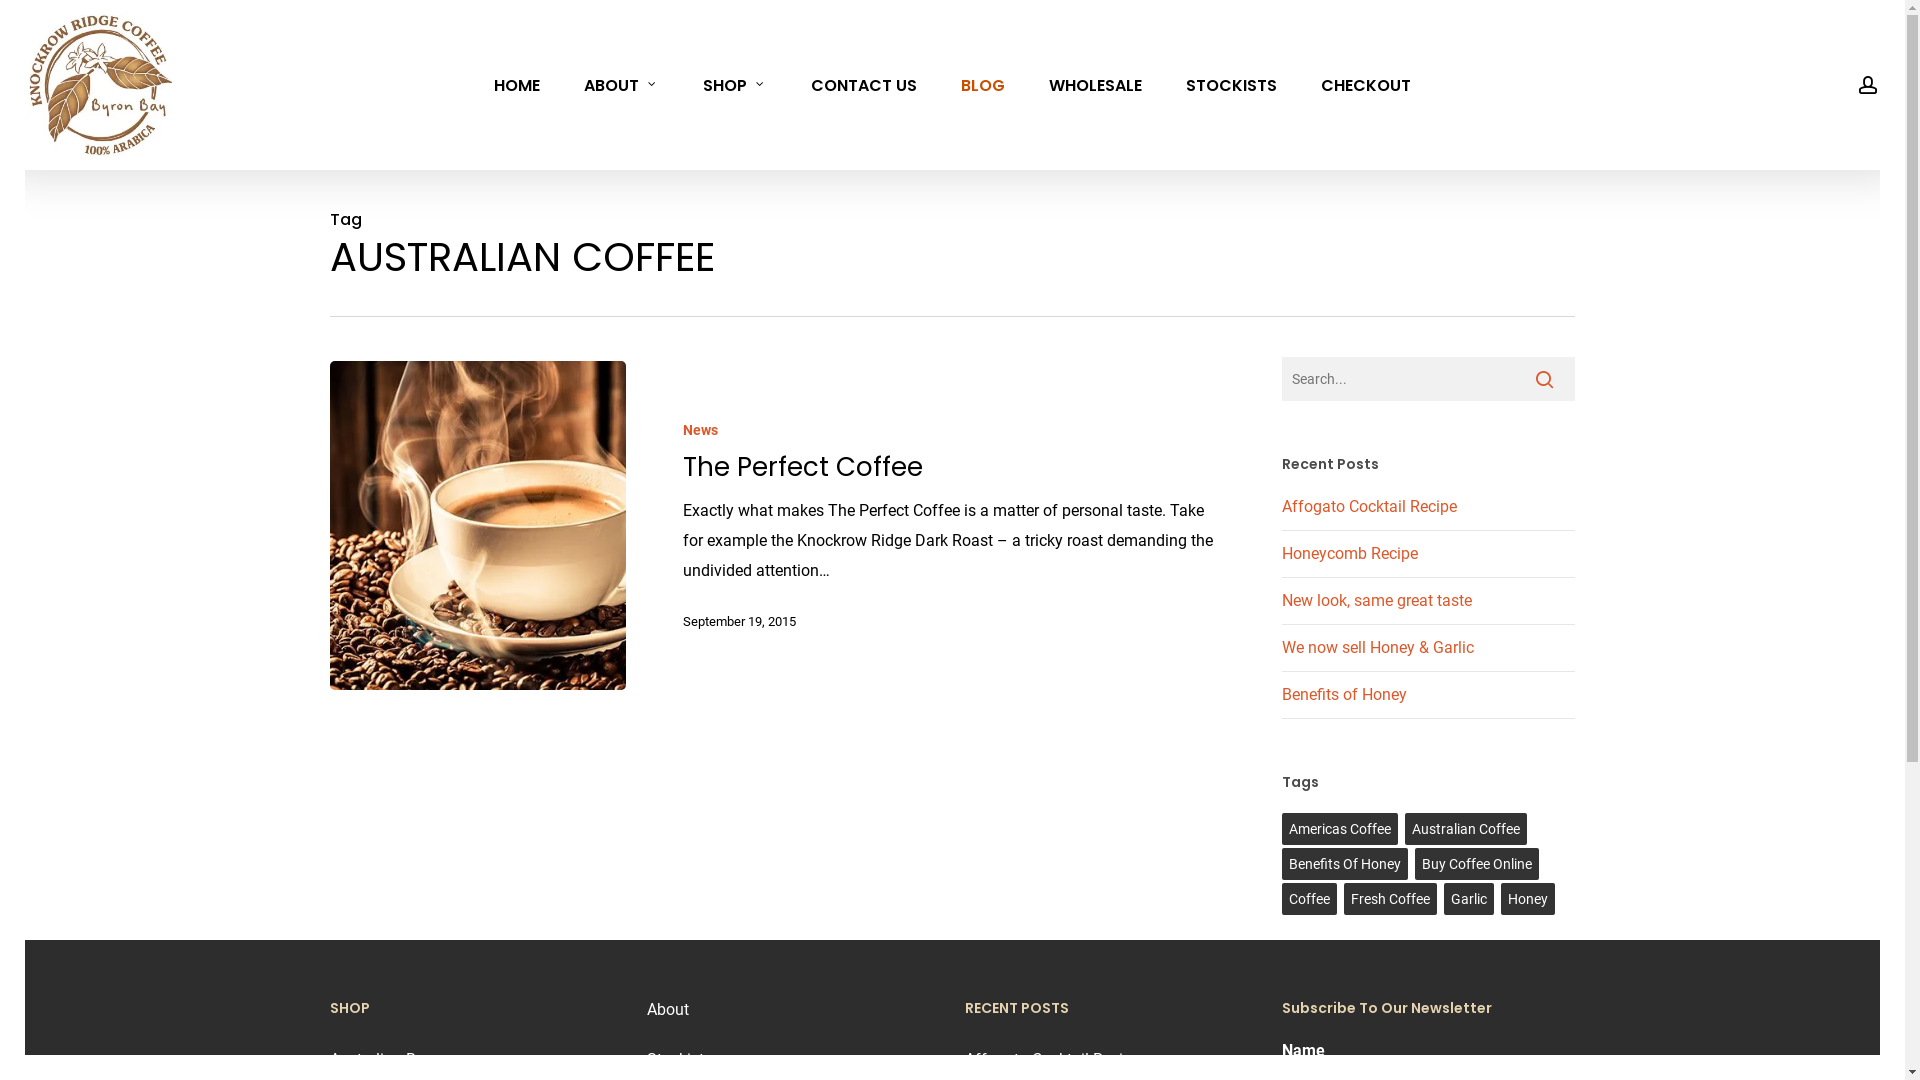 The width and height of the screenshot is (1920, 1080). I want to click on 'Coffee', so click(1309, 897).